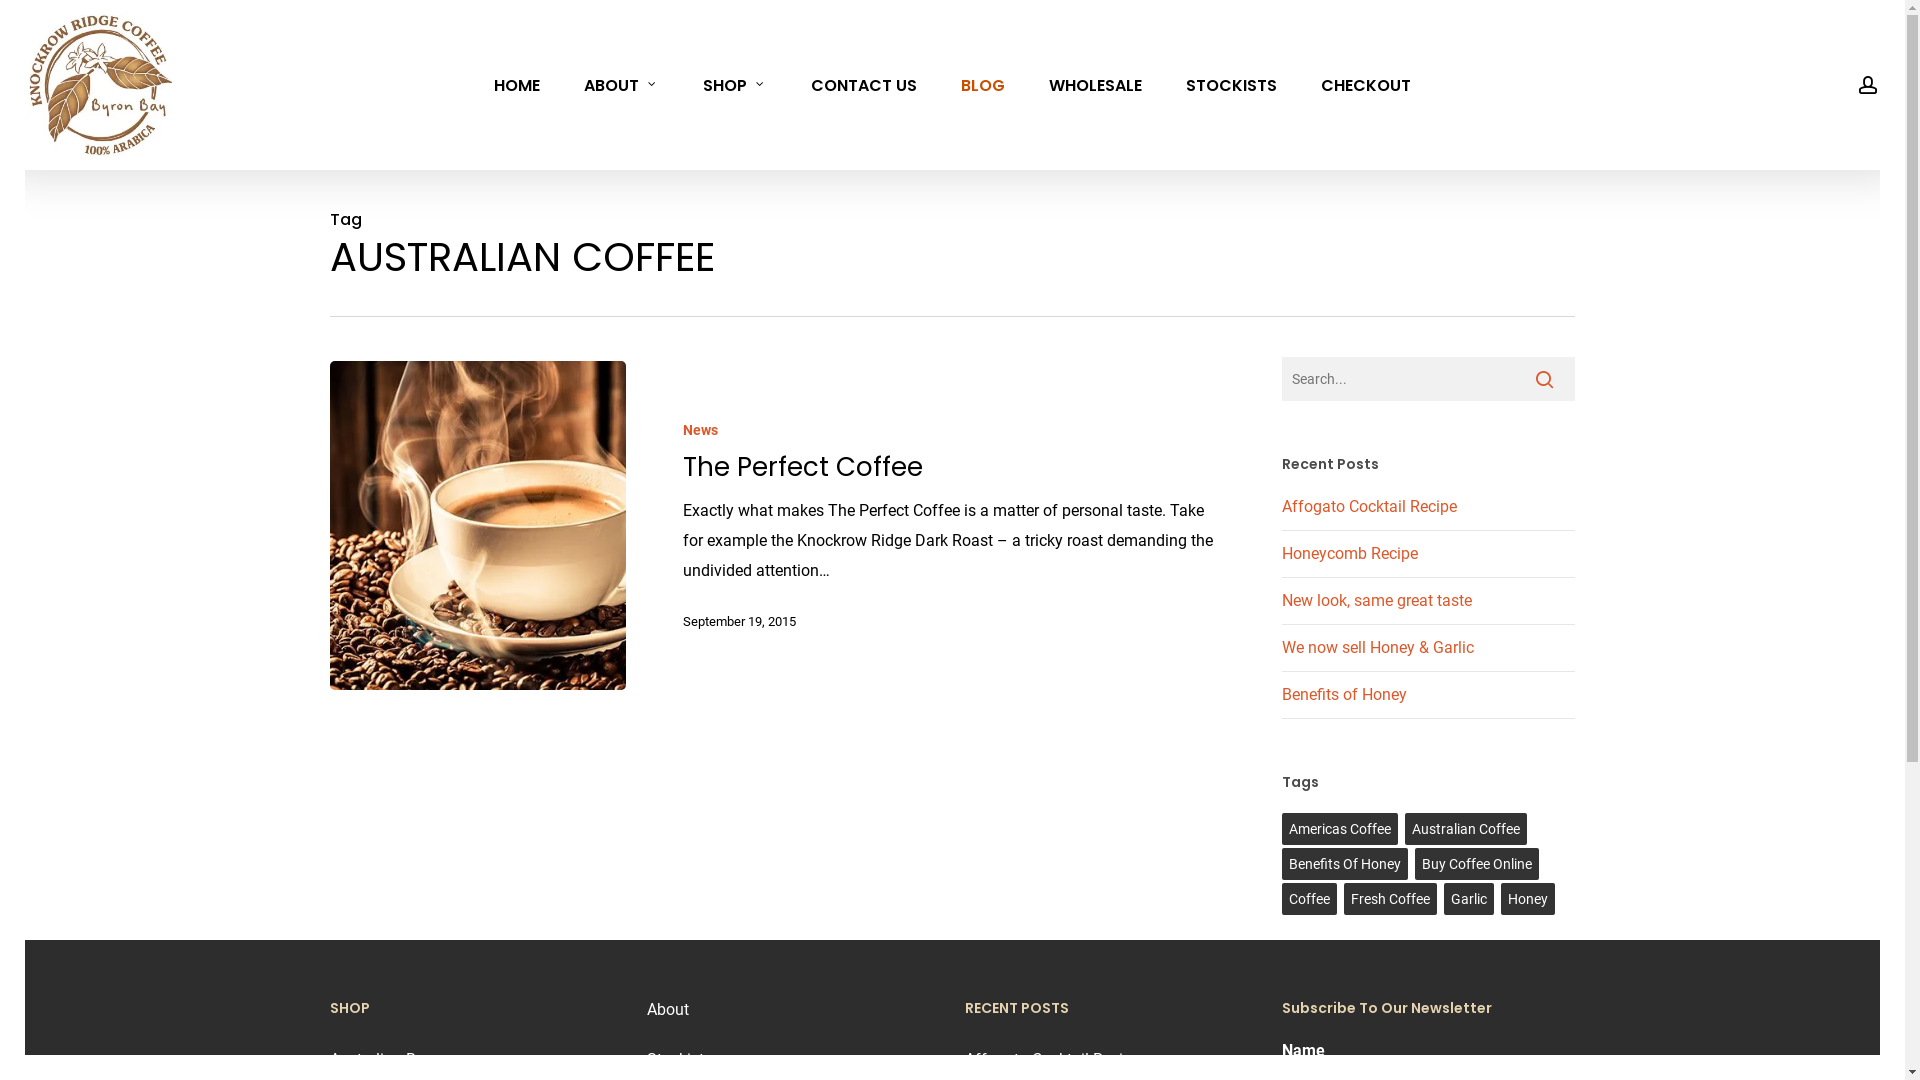 The width and height of the screenshot is (1920, 1080). I want to click on 'Coffee', so click(1309, 897).